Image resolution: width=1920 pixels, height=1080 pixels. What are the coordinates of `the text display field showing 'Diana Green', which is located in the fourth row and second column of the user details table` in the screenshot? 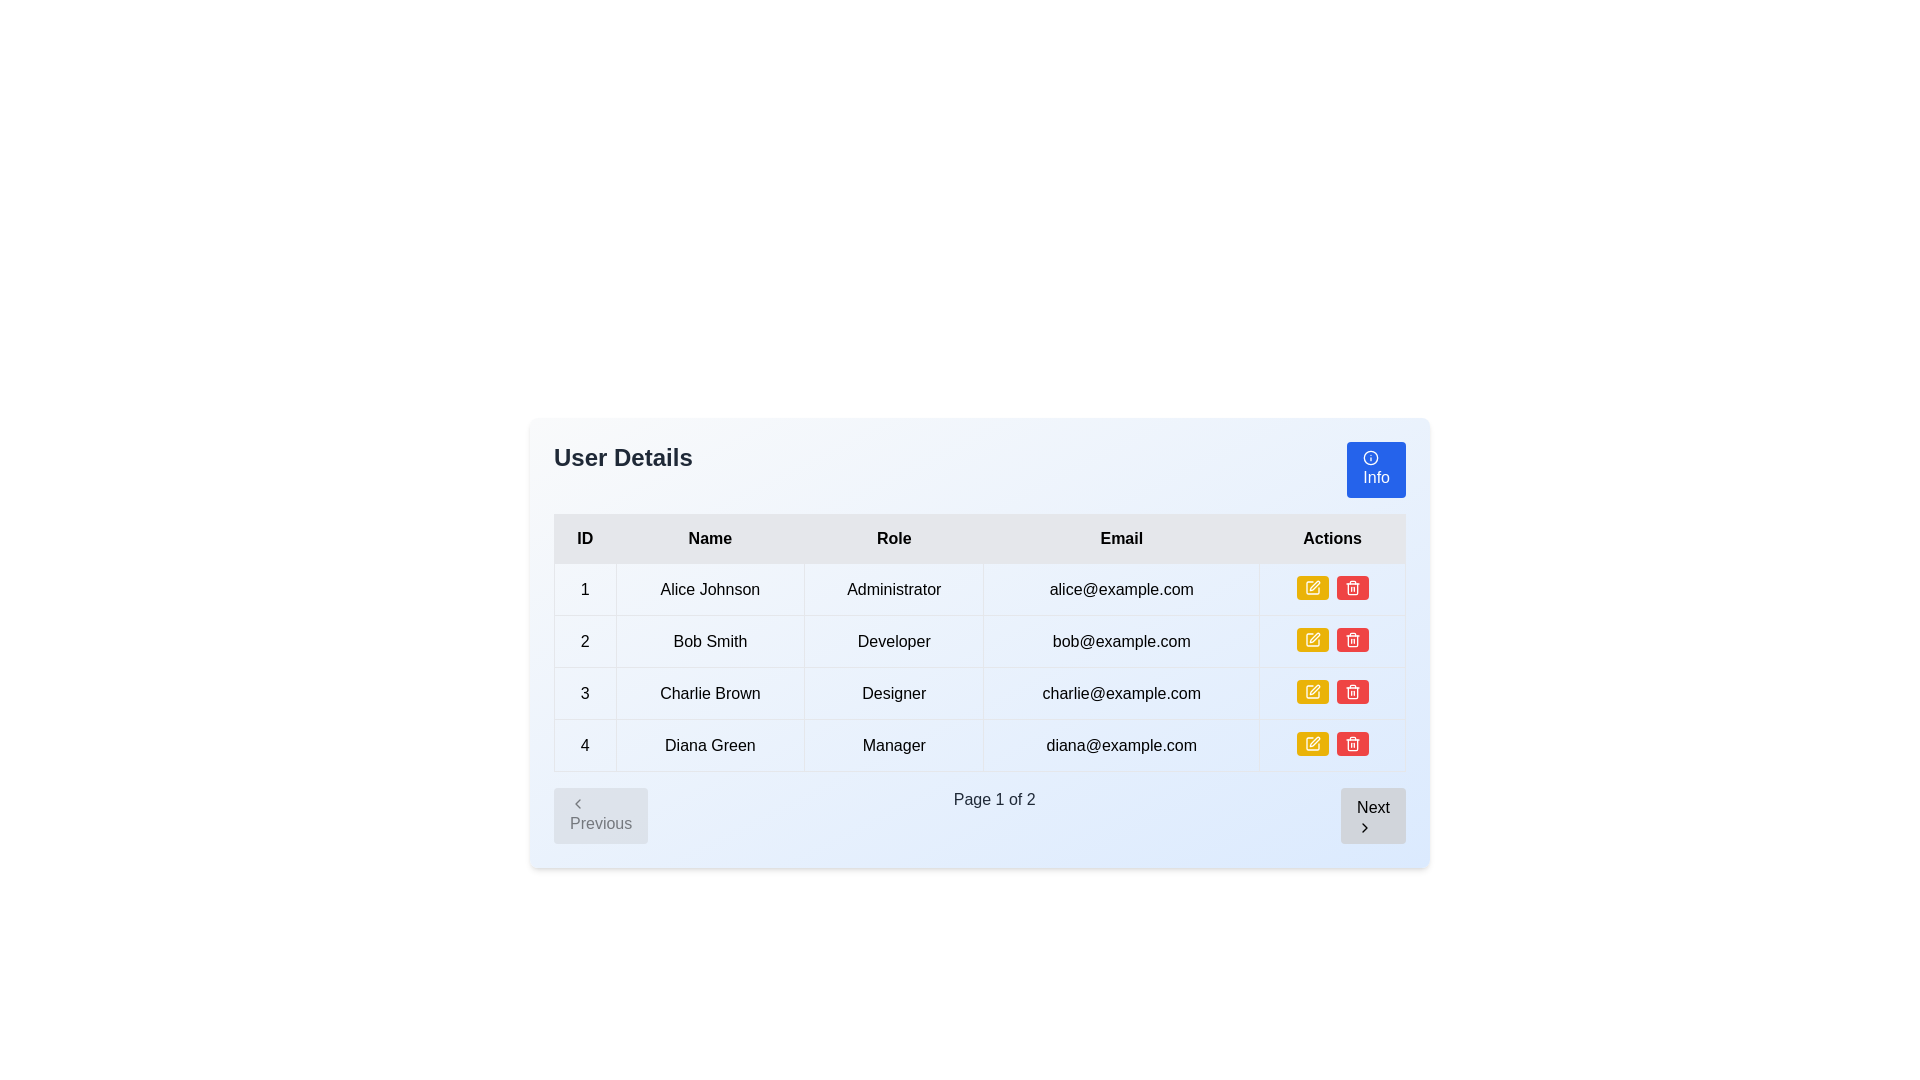 It's located at (710, 745).